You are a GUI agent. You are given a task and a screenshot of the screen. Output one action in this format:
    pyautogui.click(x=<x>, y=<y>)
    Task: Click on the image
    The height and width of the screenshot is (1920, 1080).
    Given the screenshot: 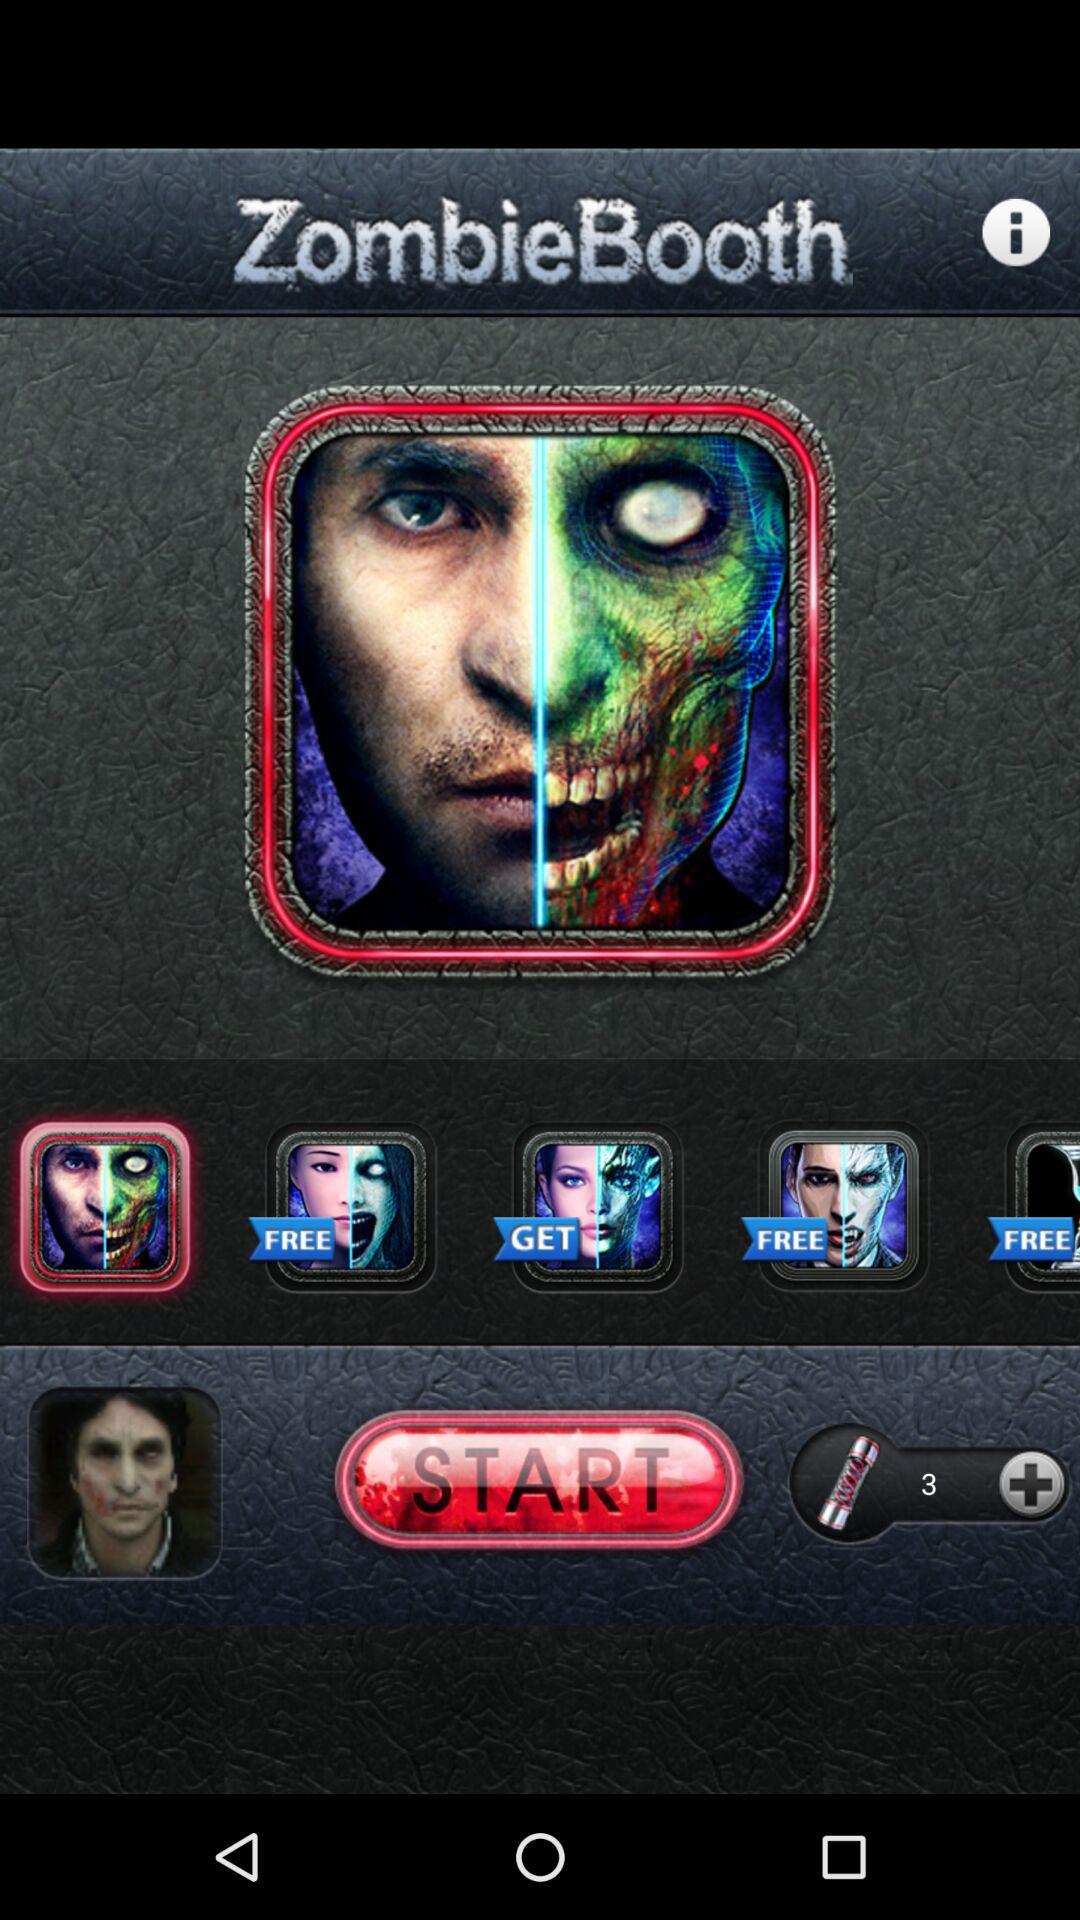 What is the action you would take?
    pyautogui.click(x=124, y=1483)
    